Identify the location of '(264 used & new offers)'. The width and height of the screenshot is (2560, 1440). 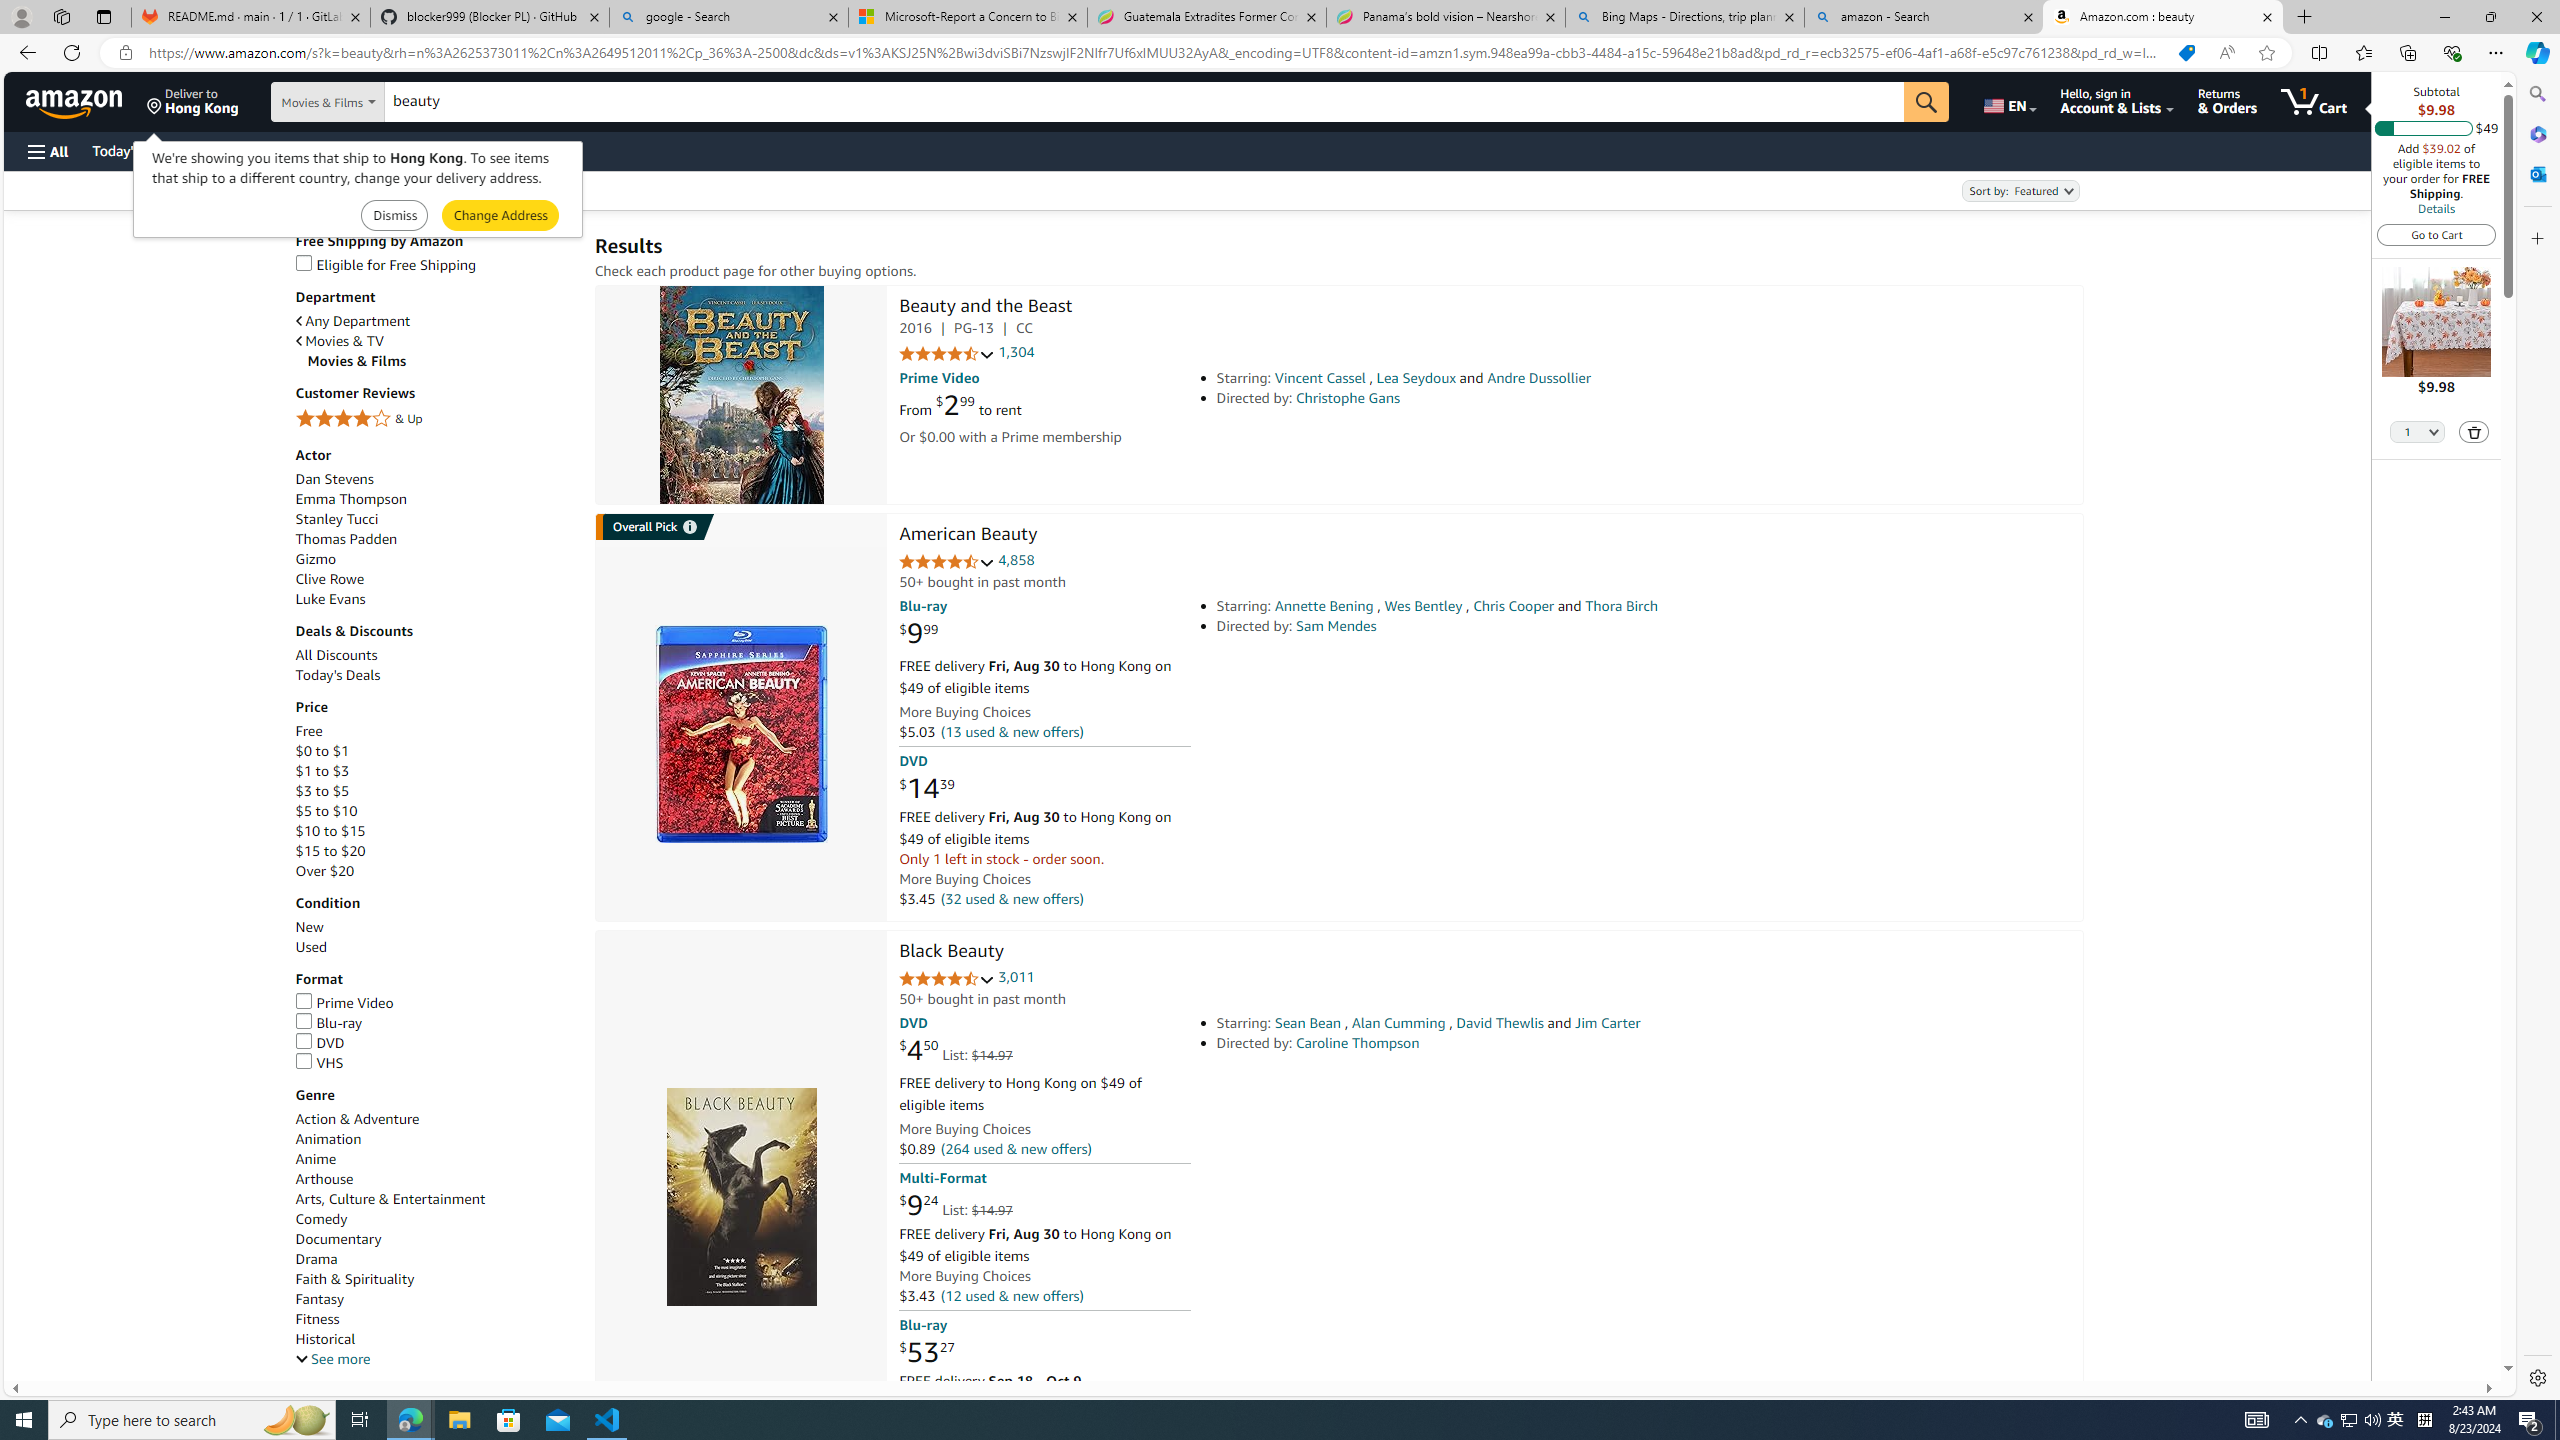
(1015, 1148).